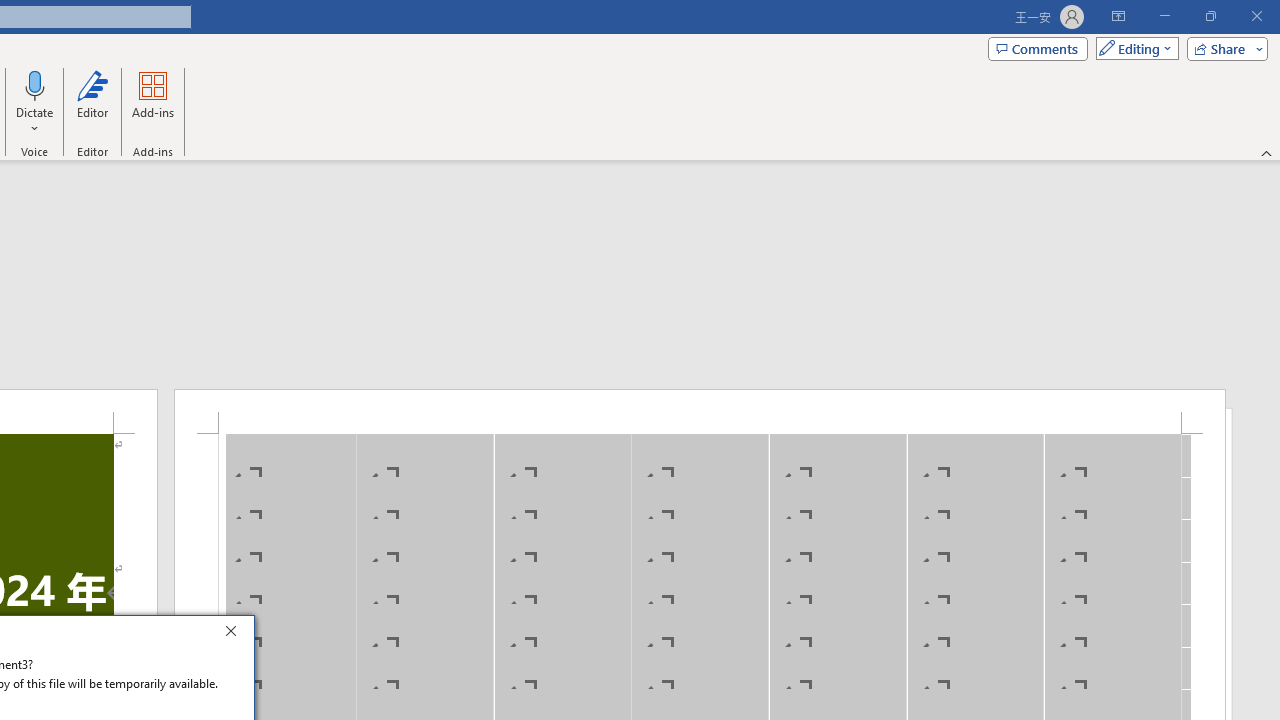 This screenshot has width=1280, height=720. I want to click on 'Comments', so click(1038, 47).